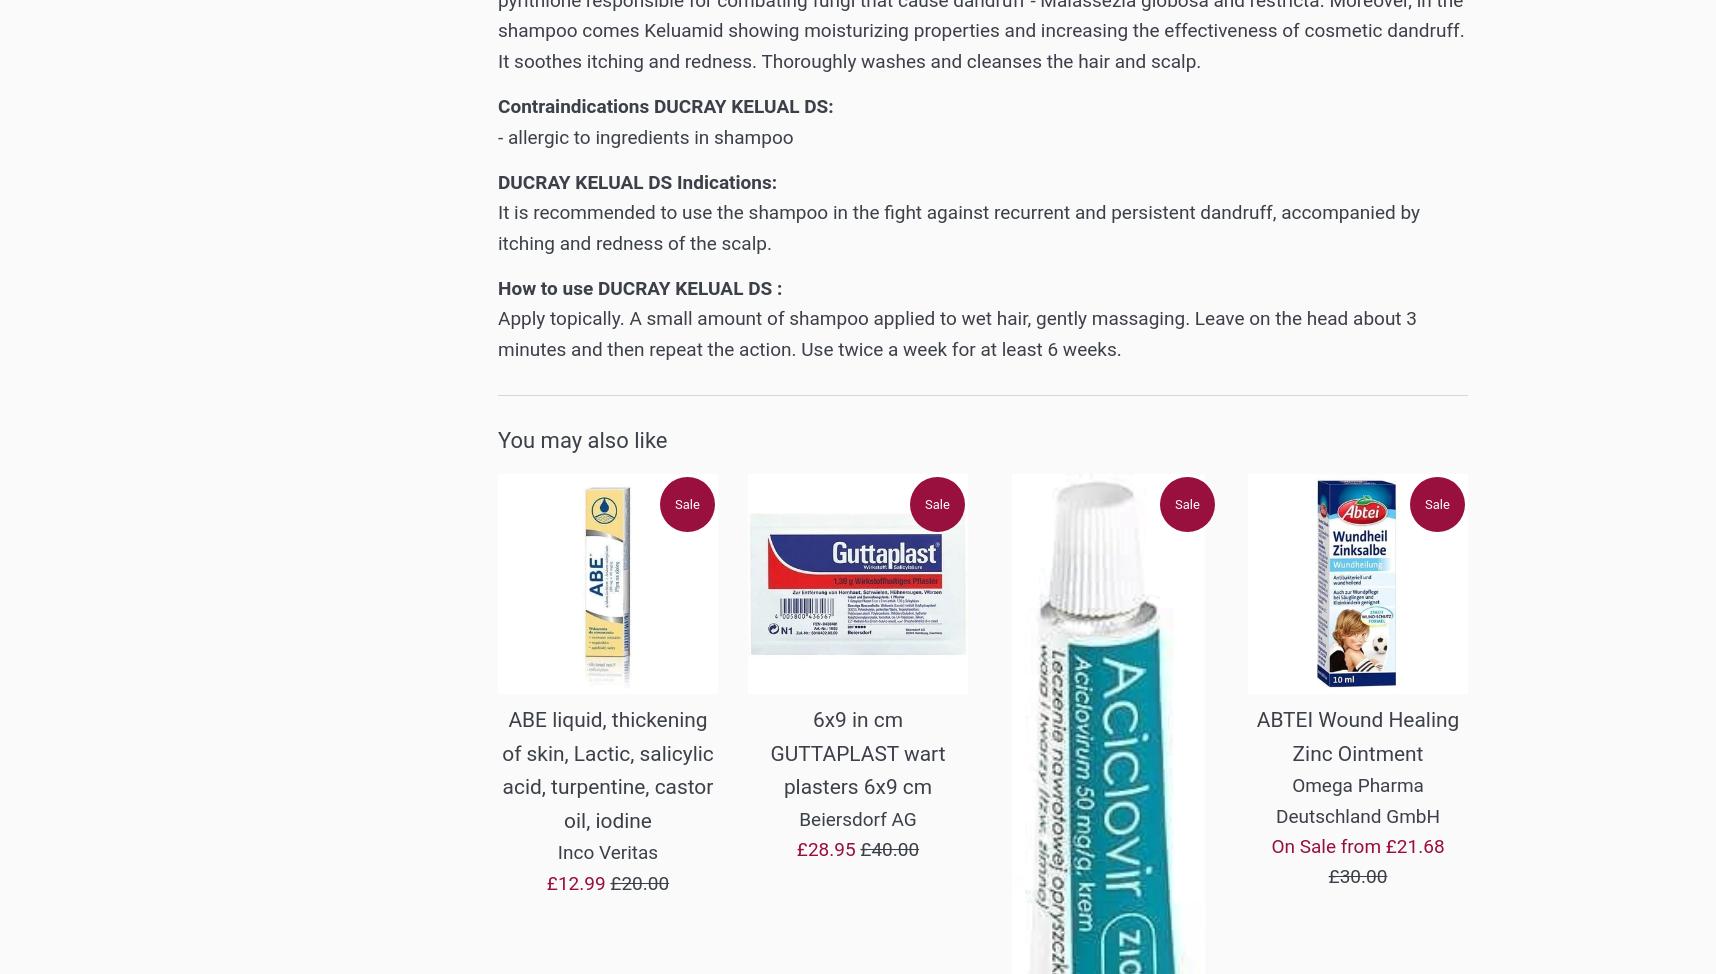  Describe the element at coordinates (1356, 799) in the screenshot. I see `'Omega Pharma Deutschland GmbH'` at that location.